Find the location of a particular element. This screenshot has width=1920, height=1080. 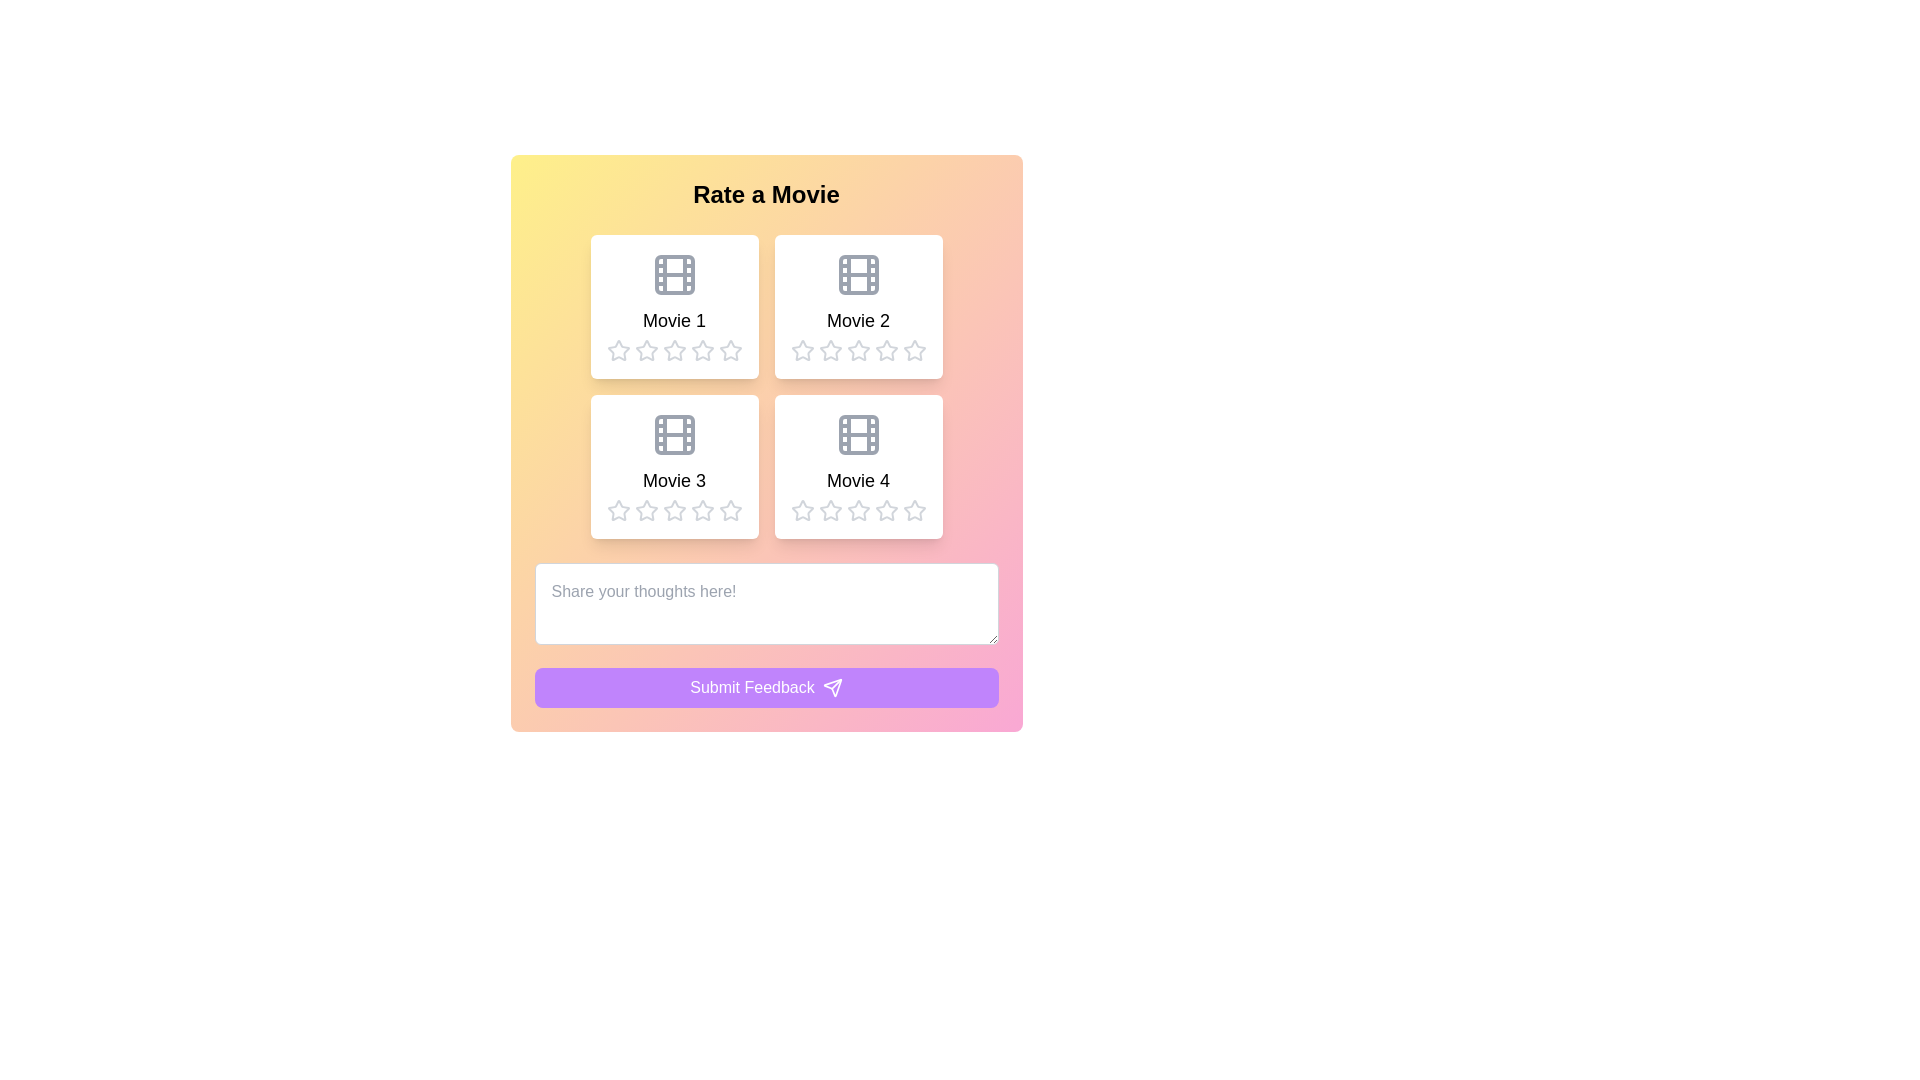

the third star in the rating row below the 'Movie 2' card to rate the movie is located at coordinates (830, 350).